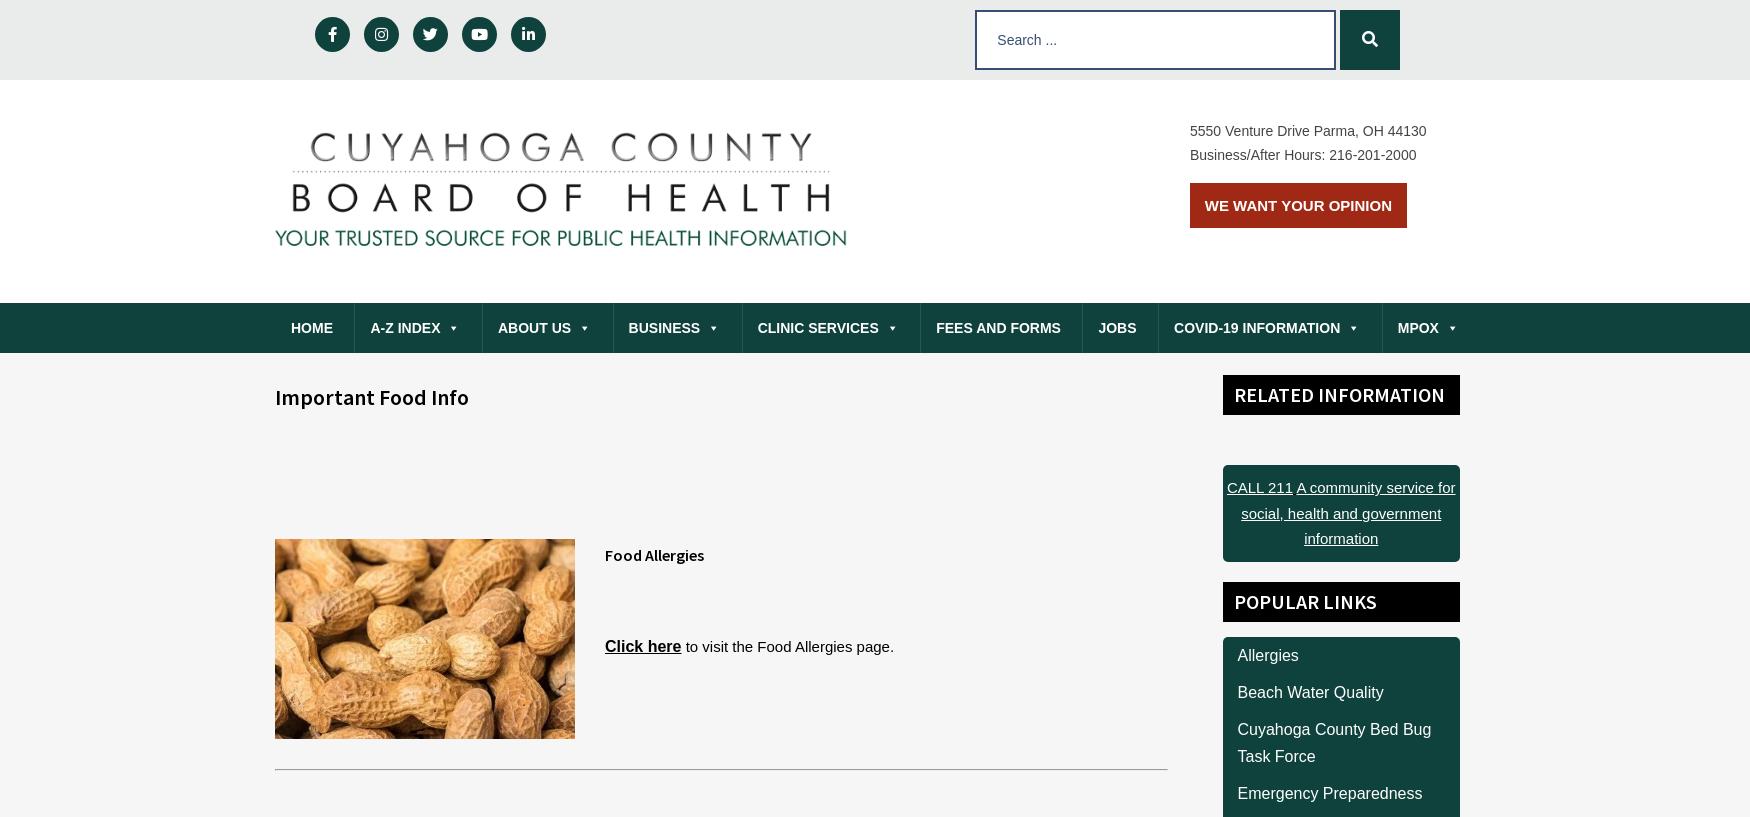  Describe the element at coordinates (1334, 742) in the screenshot. I see `'Cuyahoga County Bed Bug Task Force'` at that location.